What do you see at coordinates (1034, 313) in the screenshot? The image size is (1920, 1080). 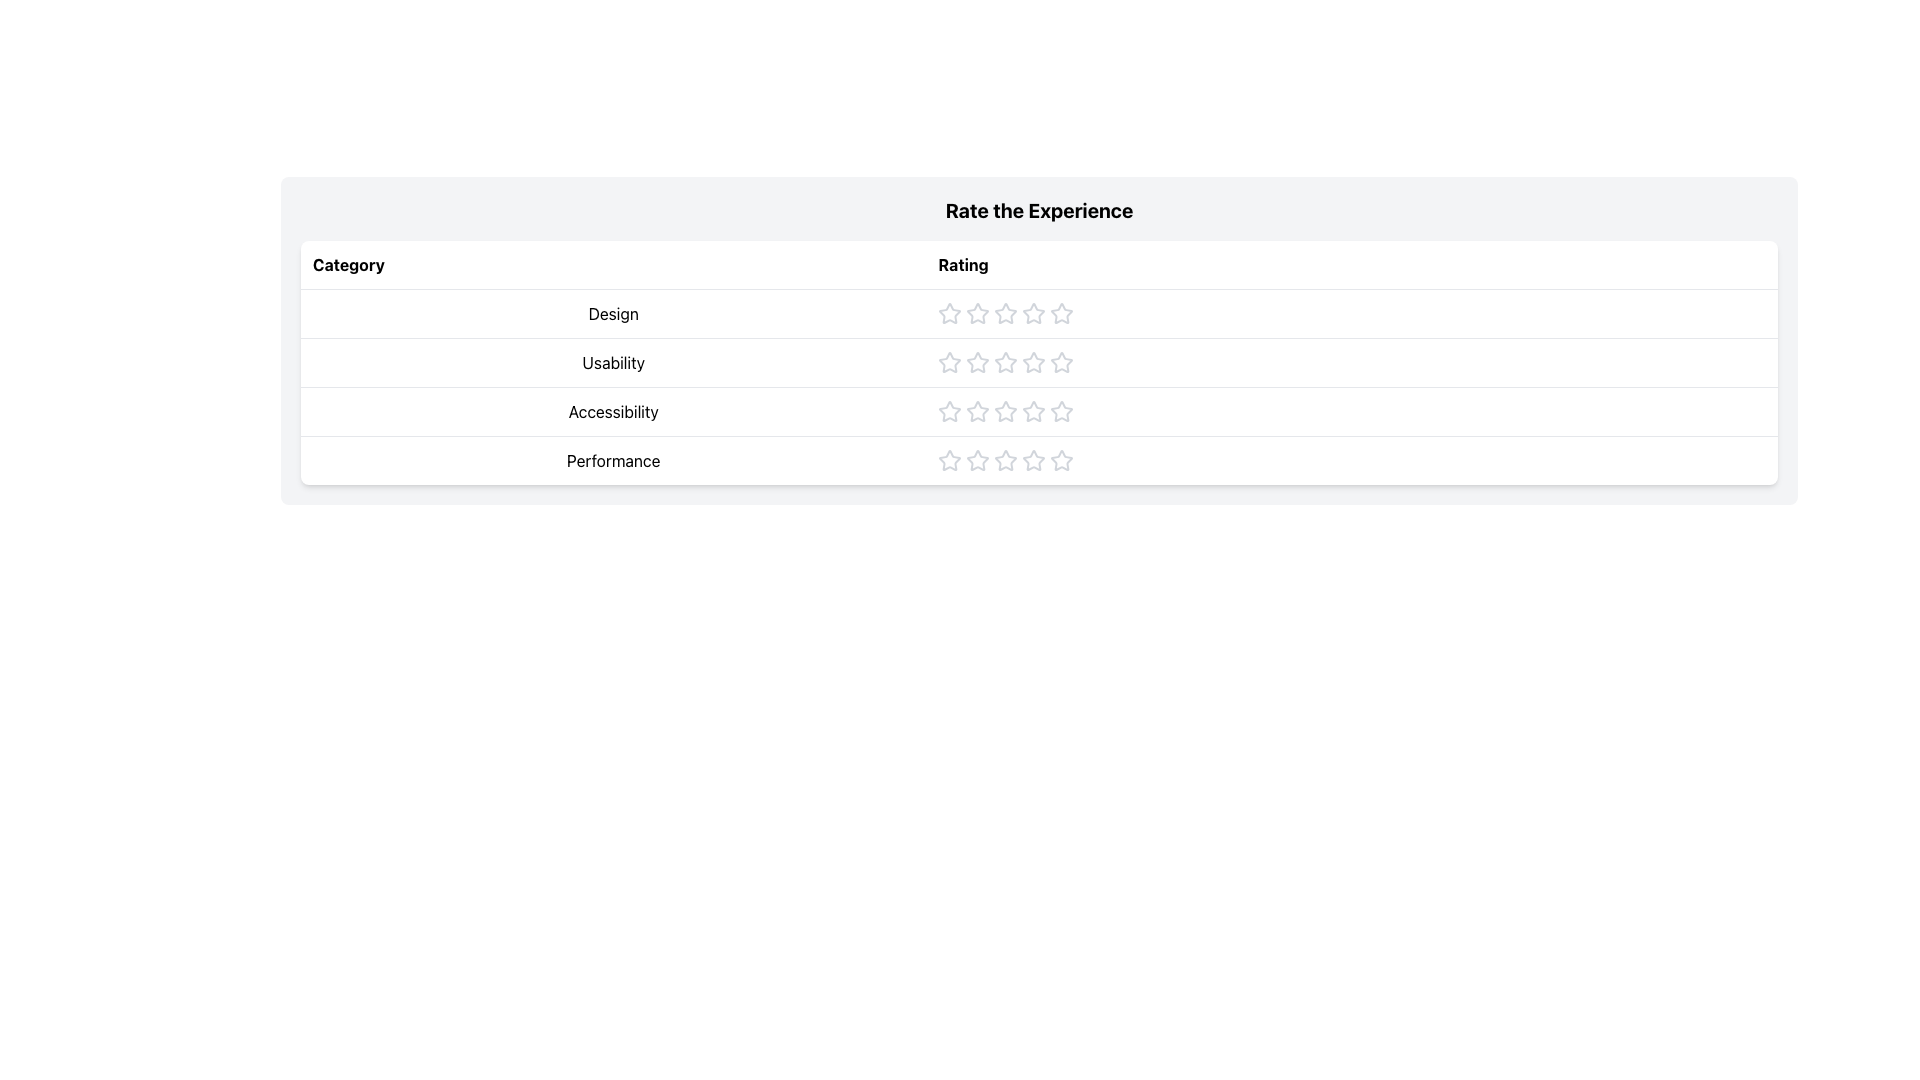 I see `the sixth star icon in the 'Rate the Experience' table` at bounding box center [1034, 313].